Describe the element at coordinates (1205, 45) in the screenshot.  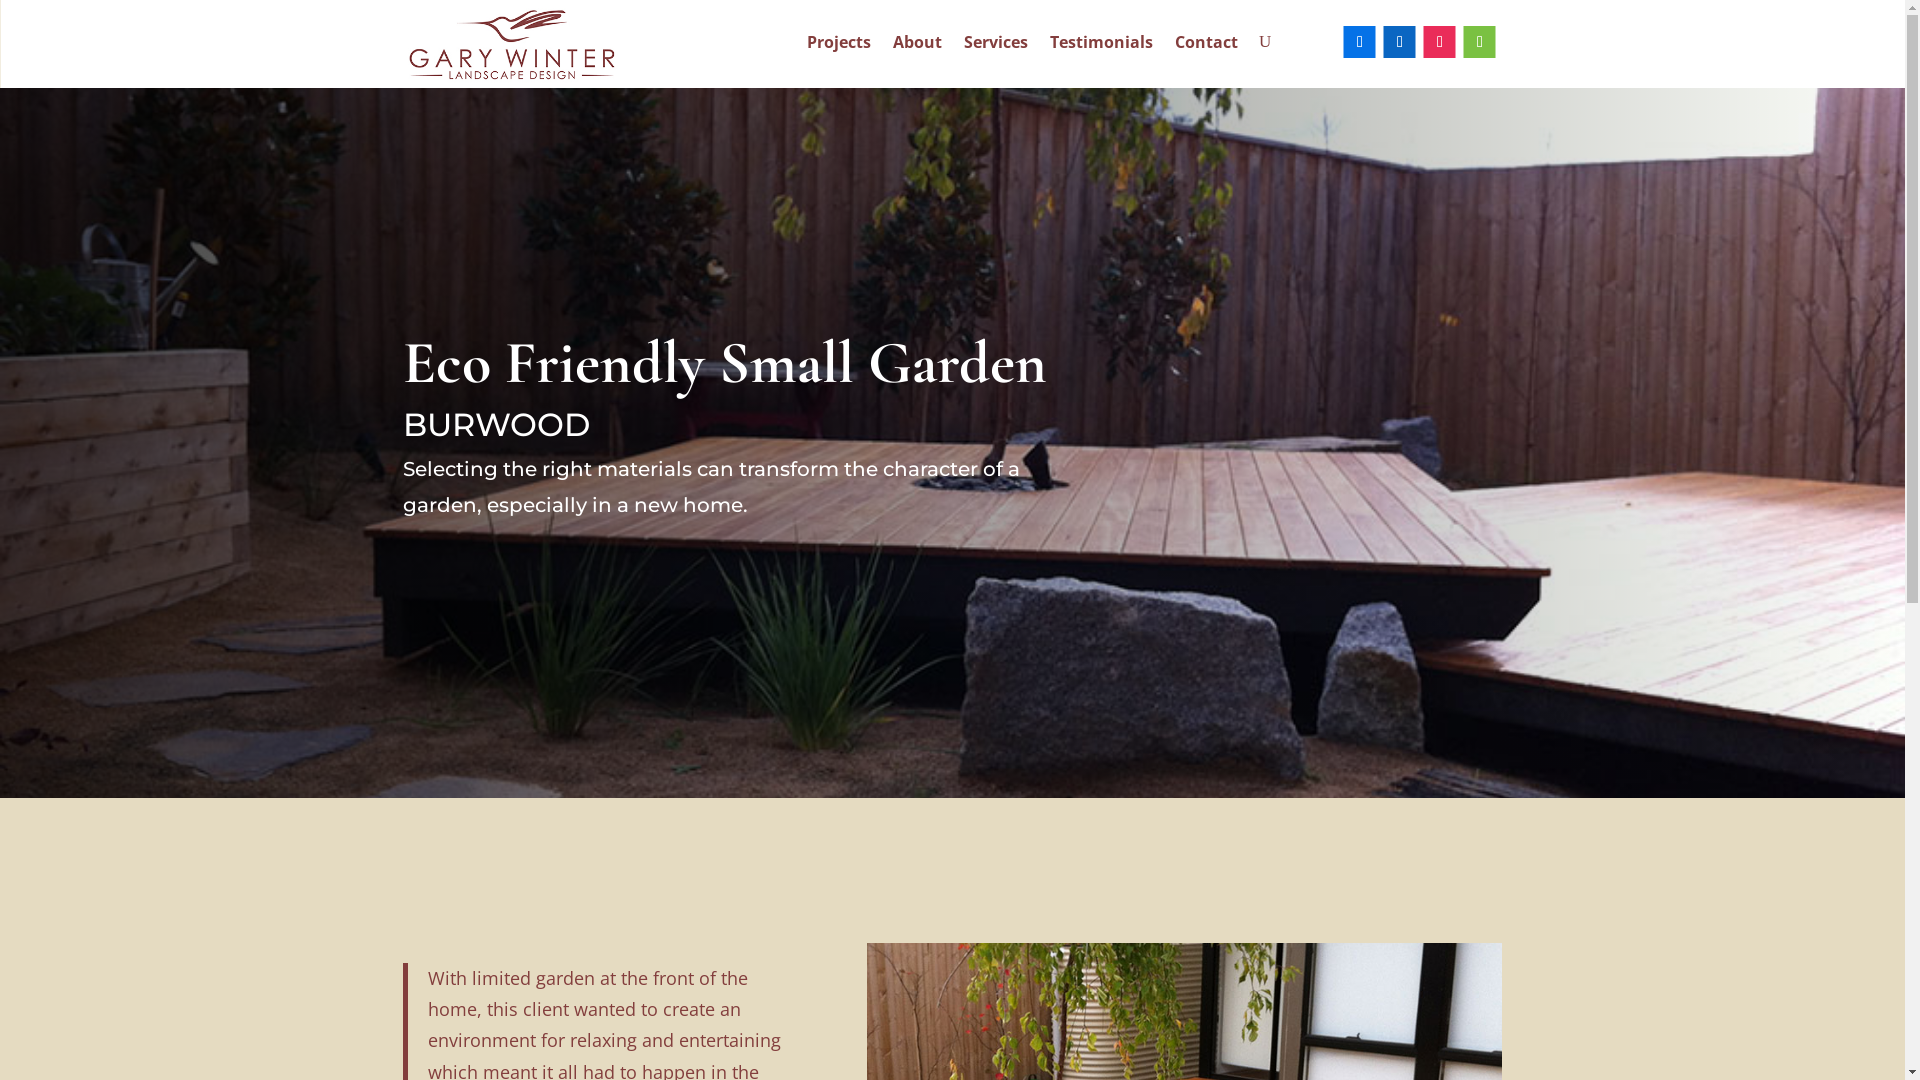
I see `'Contact'` at that location.